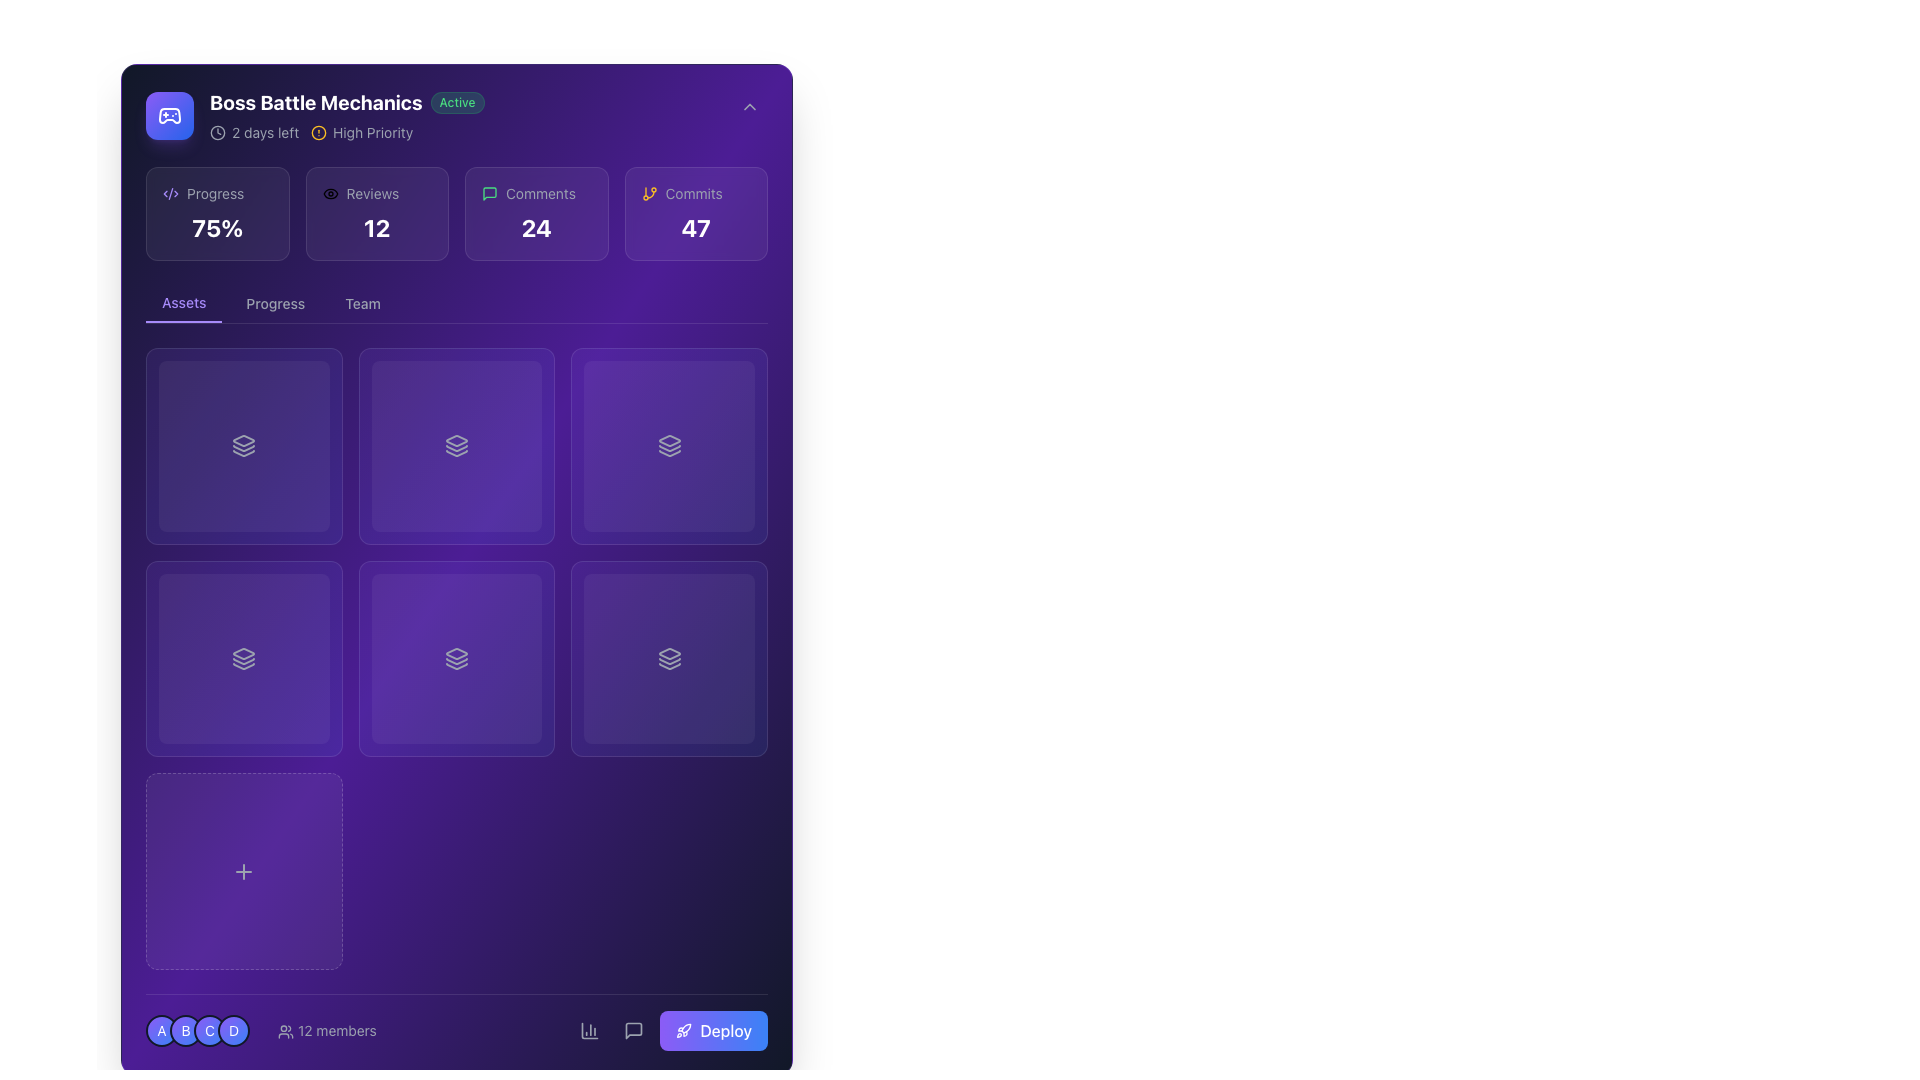  Describe the element at coordinates (372, 193) in the screenshot. I see `the Text label that represents the review count, located between the eye icon and the number '12'` at that location.